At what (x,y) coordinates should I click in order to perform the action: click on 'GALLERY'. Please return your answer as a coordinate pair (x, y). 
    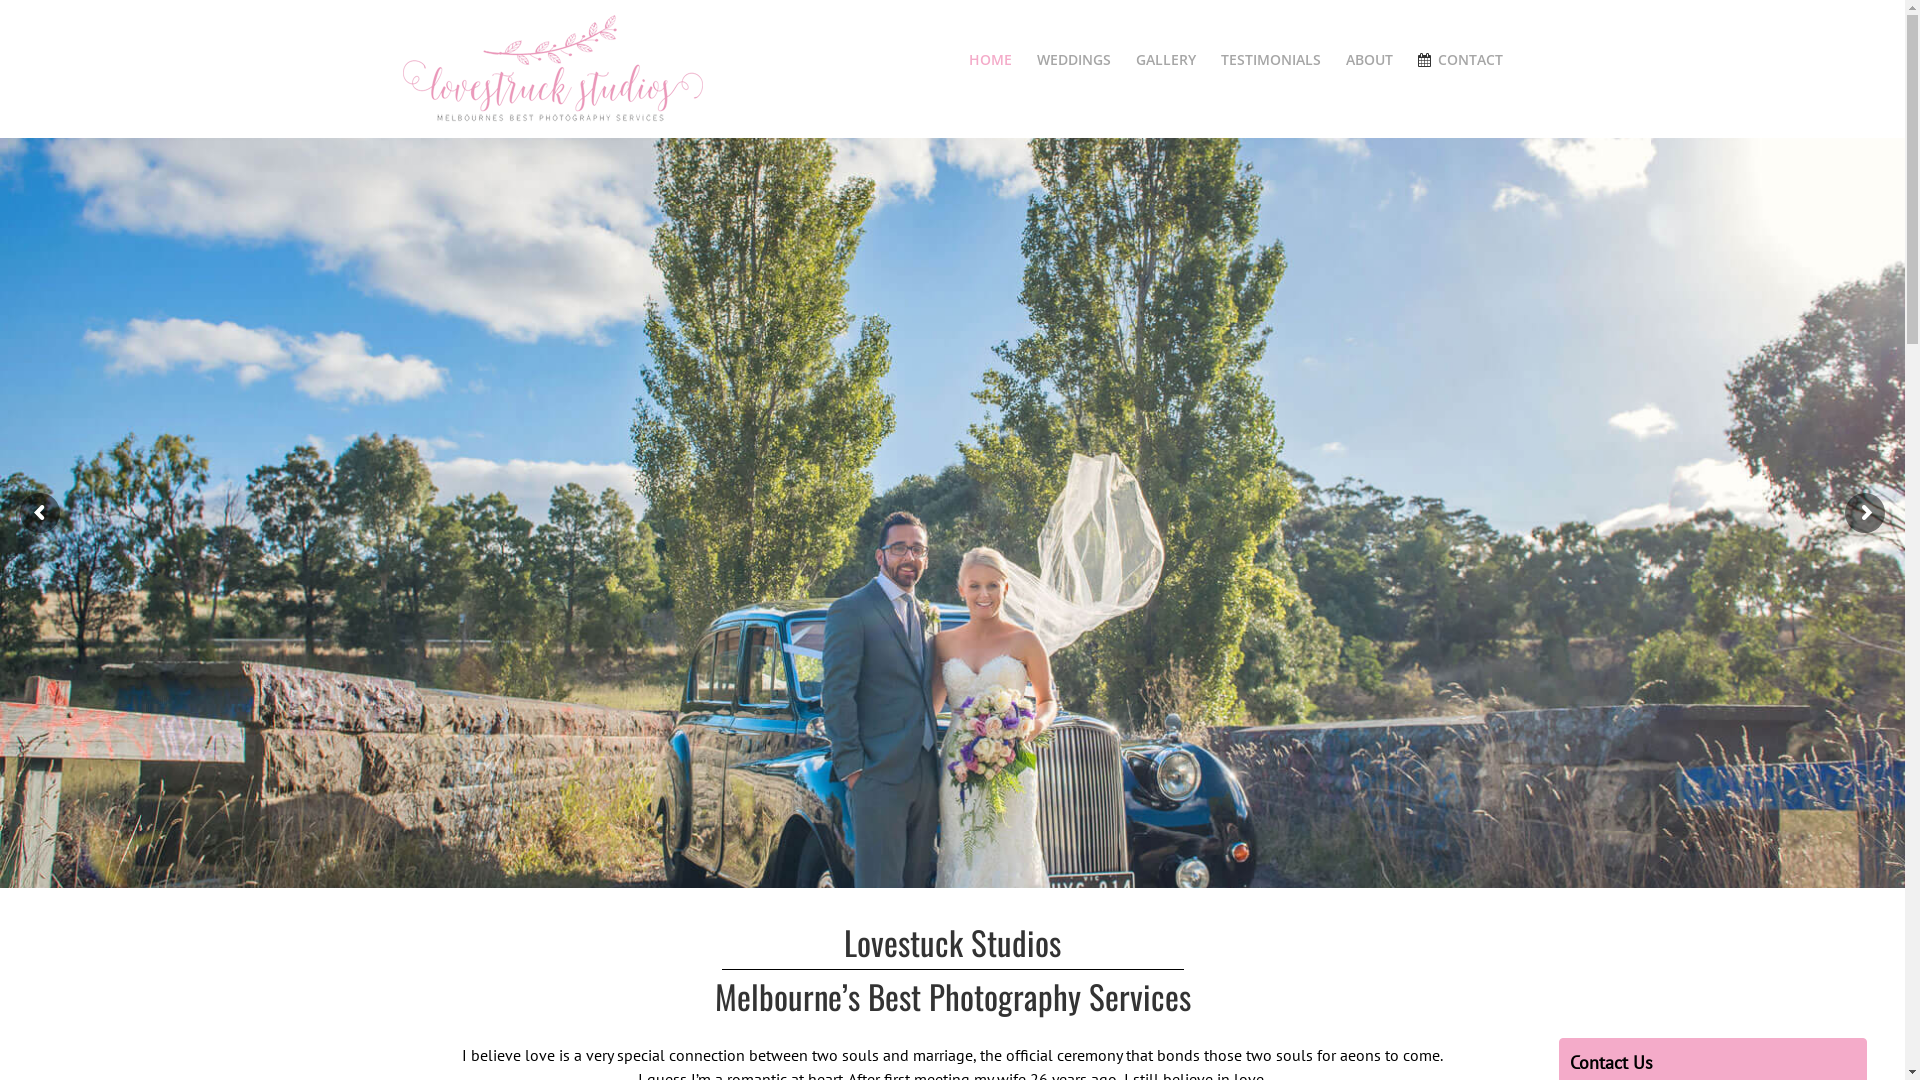
    Looking at the image, I should click on (1166, 59).